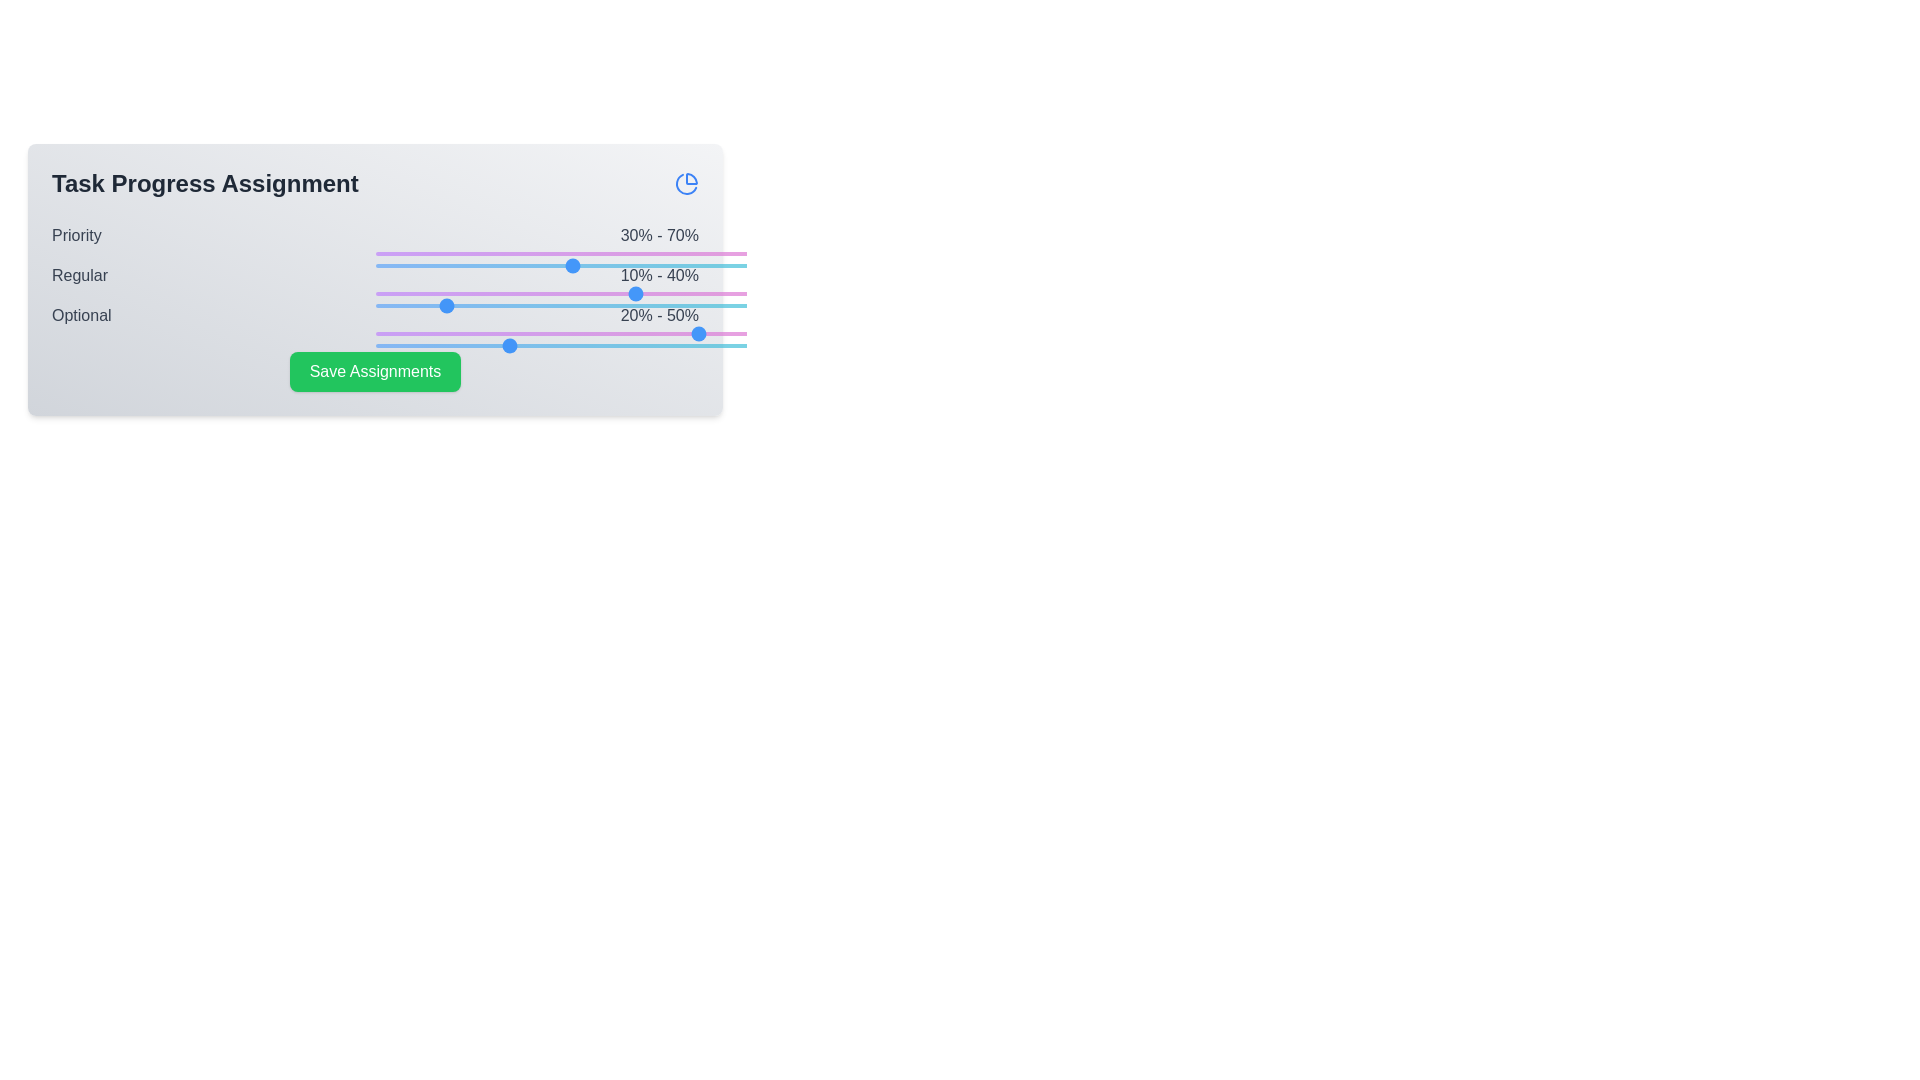  Describe the element at coordinates (375, 371) in the screenshot. I see `the 'Save Assignments' button` at that location.